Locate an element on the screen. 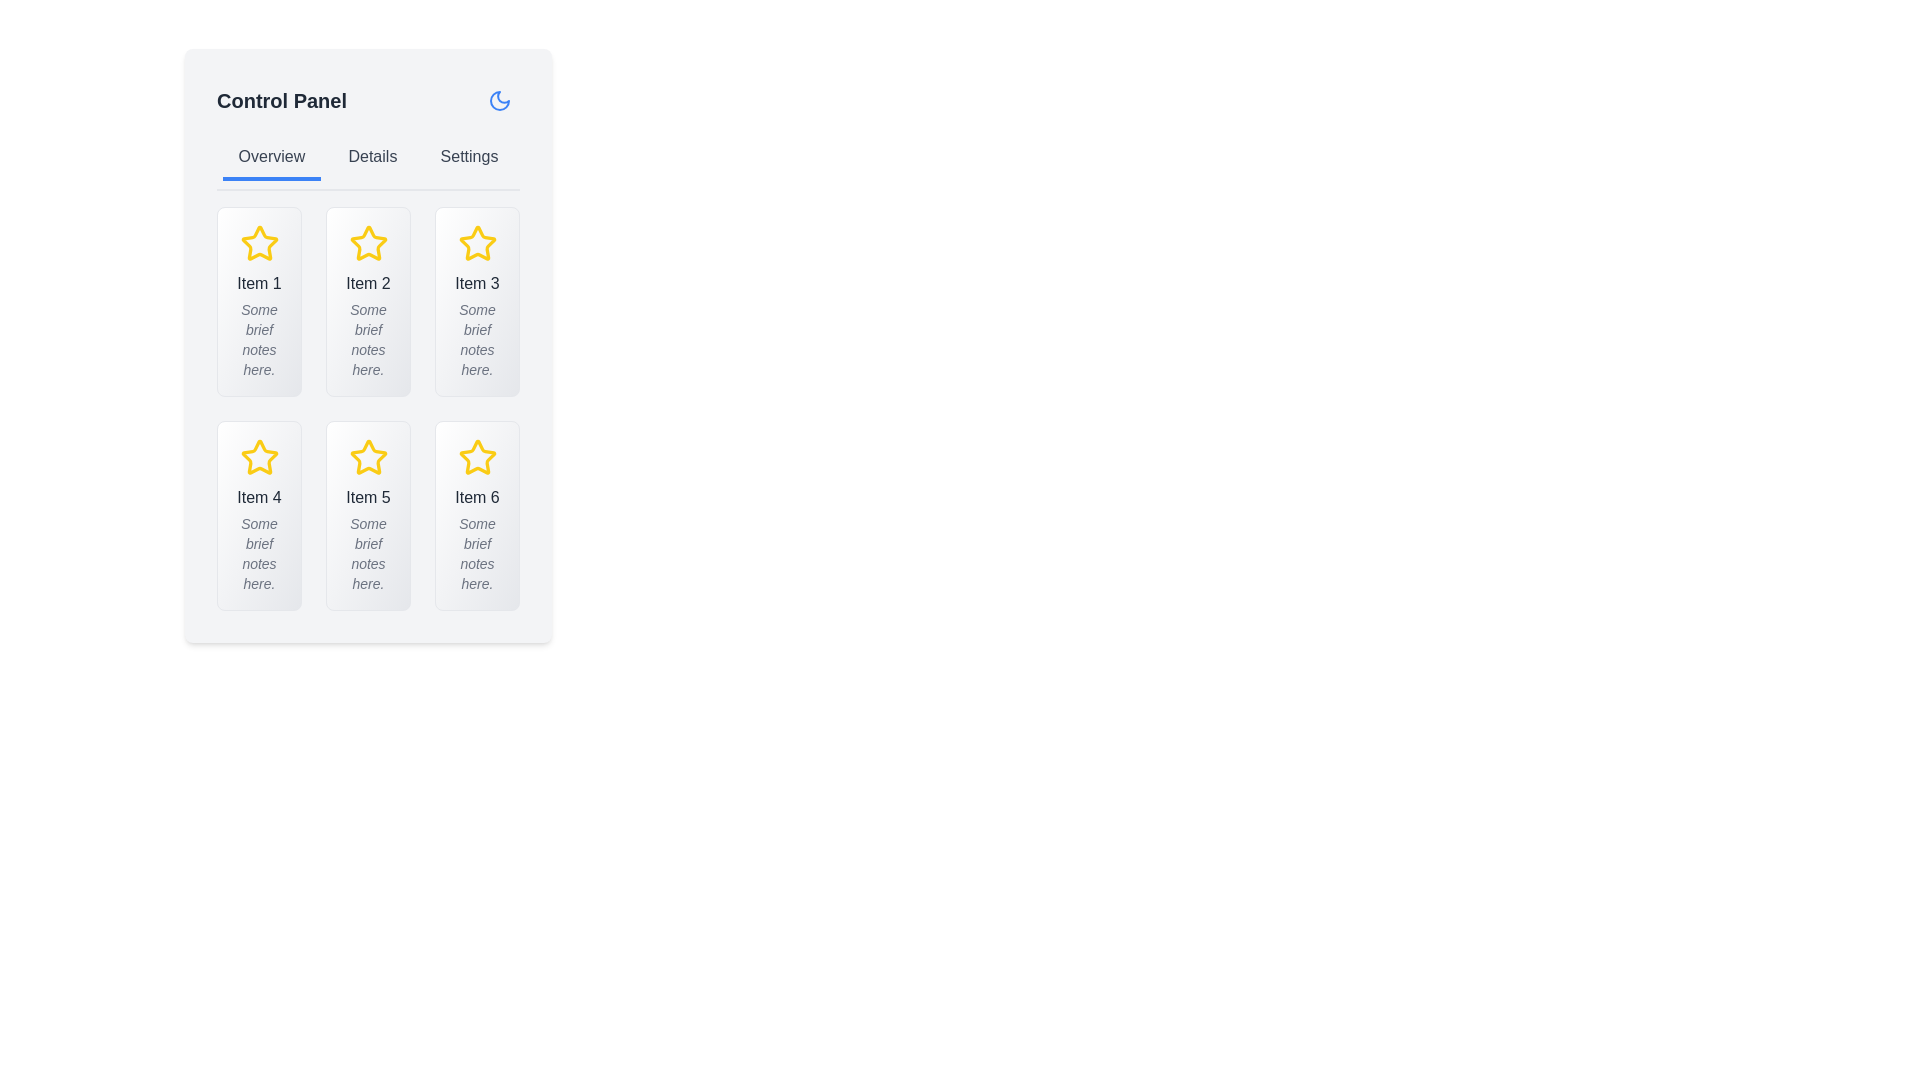 This screenshot has width=1920, height=1080. text label styled in small italicized gray font that reads 'Some brief notes here.' located under the larger label 'Item 4.' is located at coordinates (258, 554).